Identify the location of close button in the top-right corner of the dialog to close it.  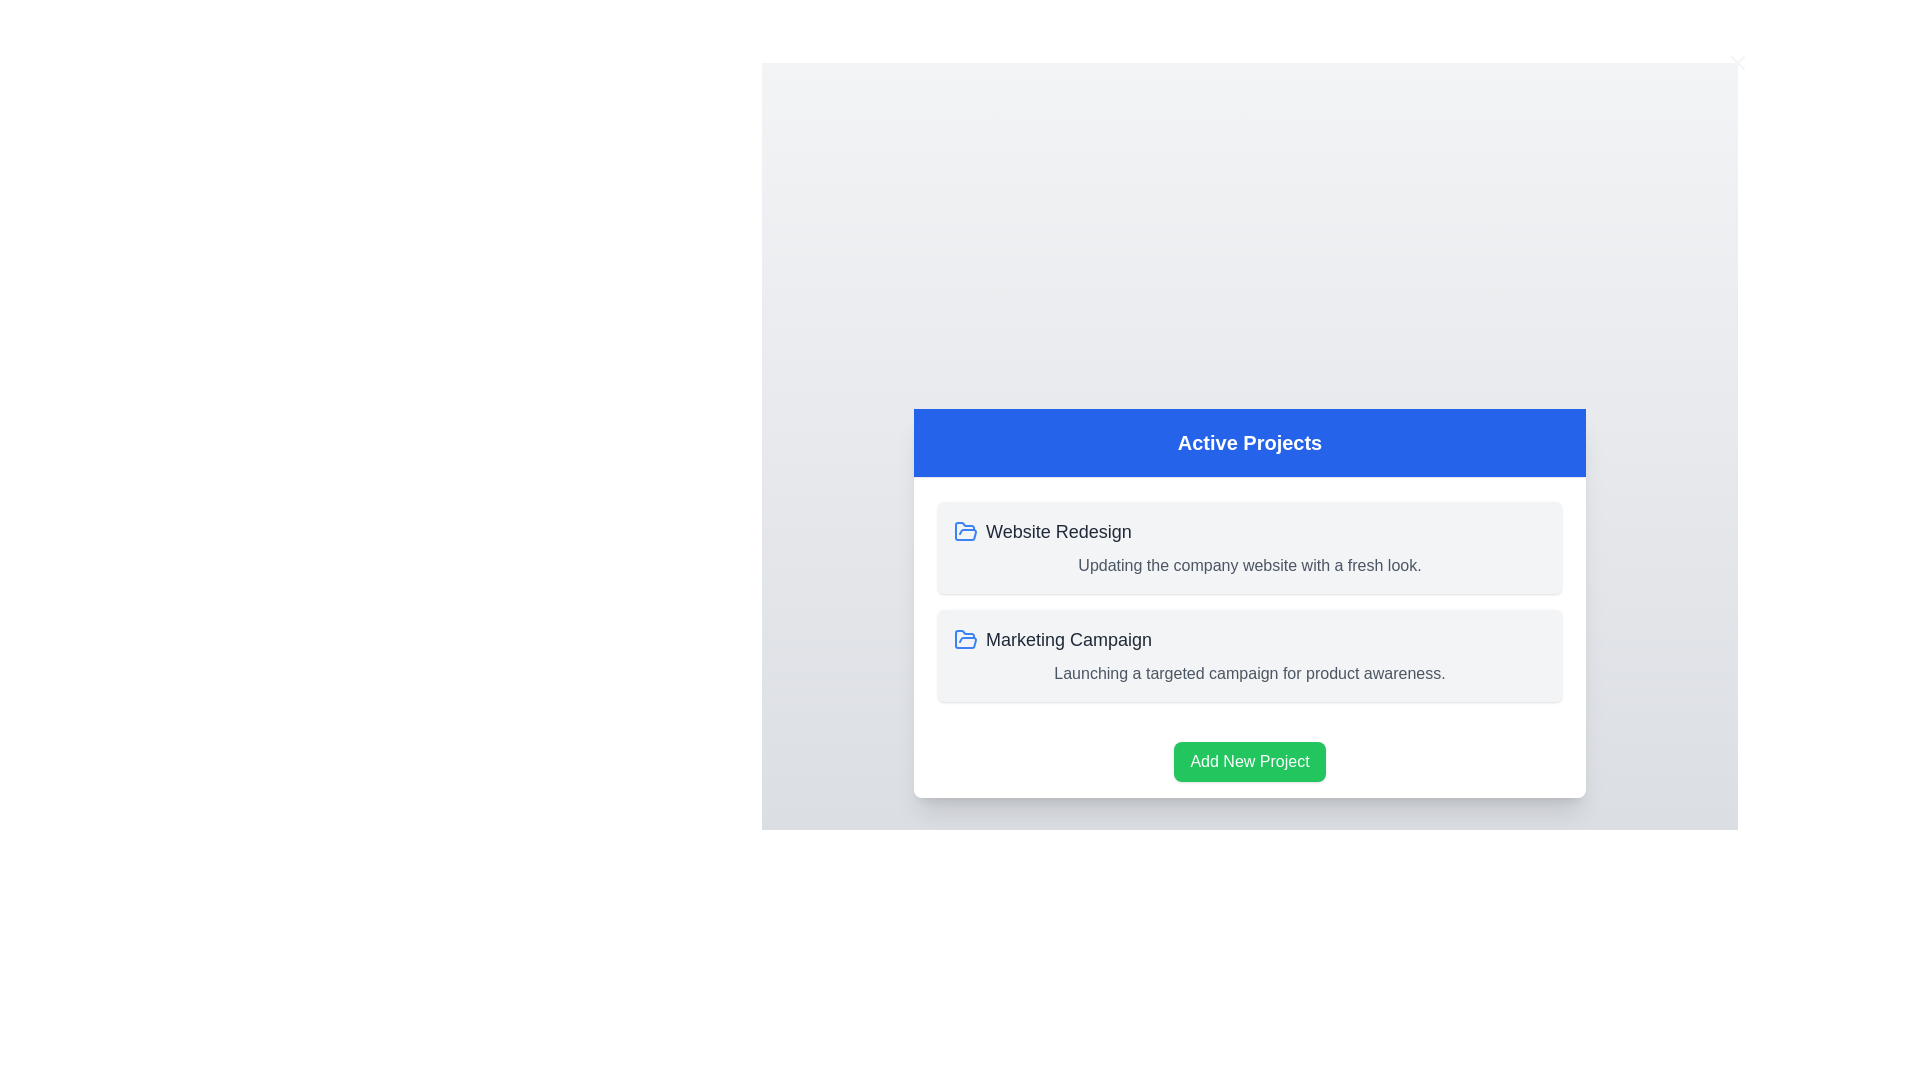
(1736, 61).